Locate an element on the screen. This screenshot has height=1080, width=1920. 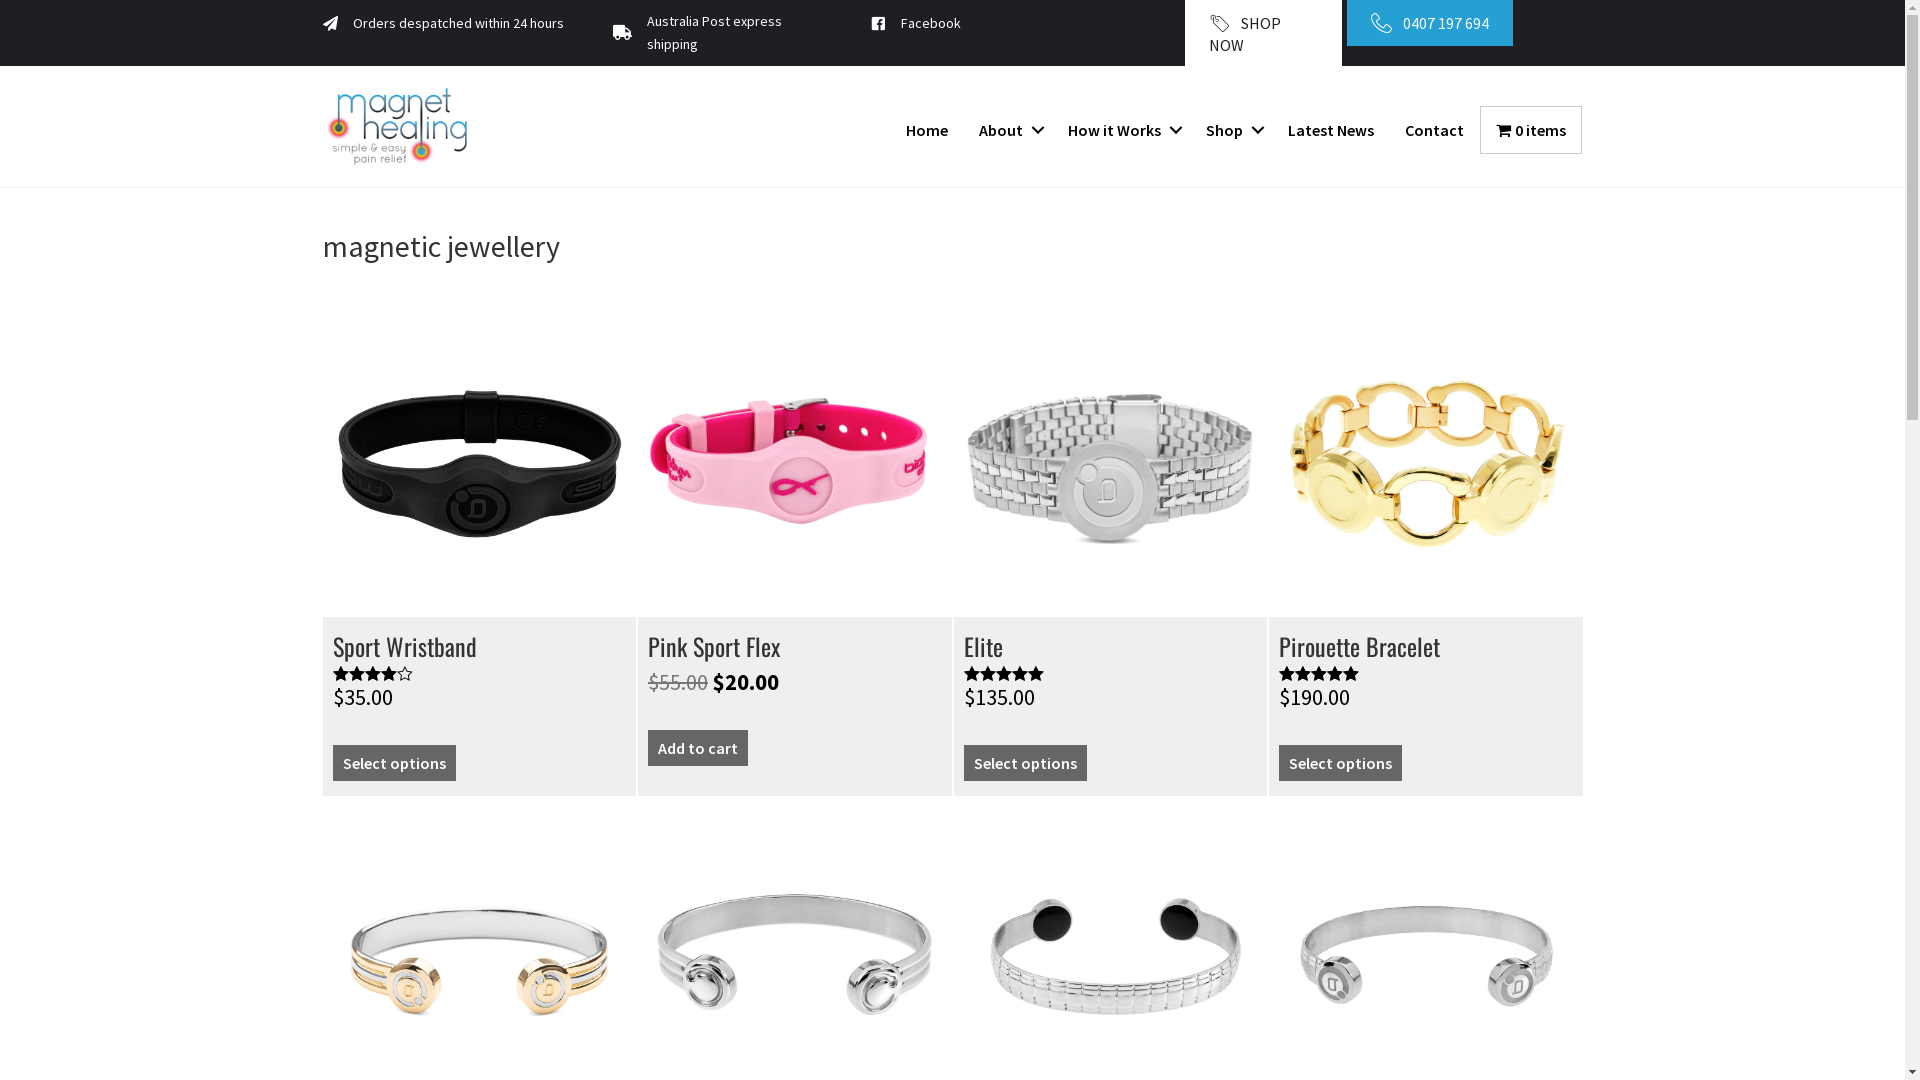
'How it Works' is located at coordinates (1051, 130).